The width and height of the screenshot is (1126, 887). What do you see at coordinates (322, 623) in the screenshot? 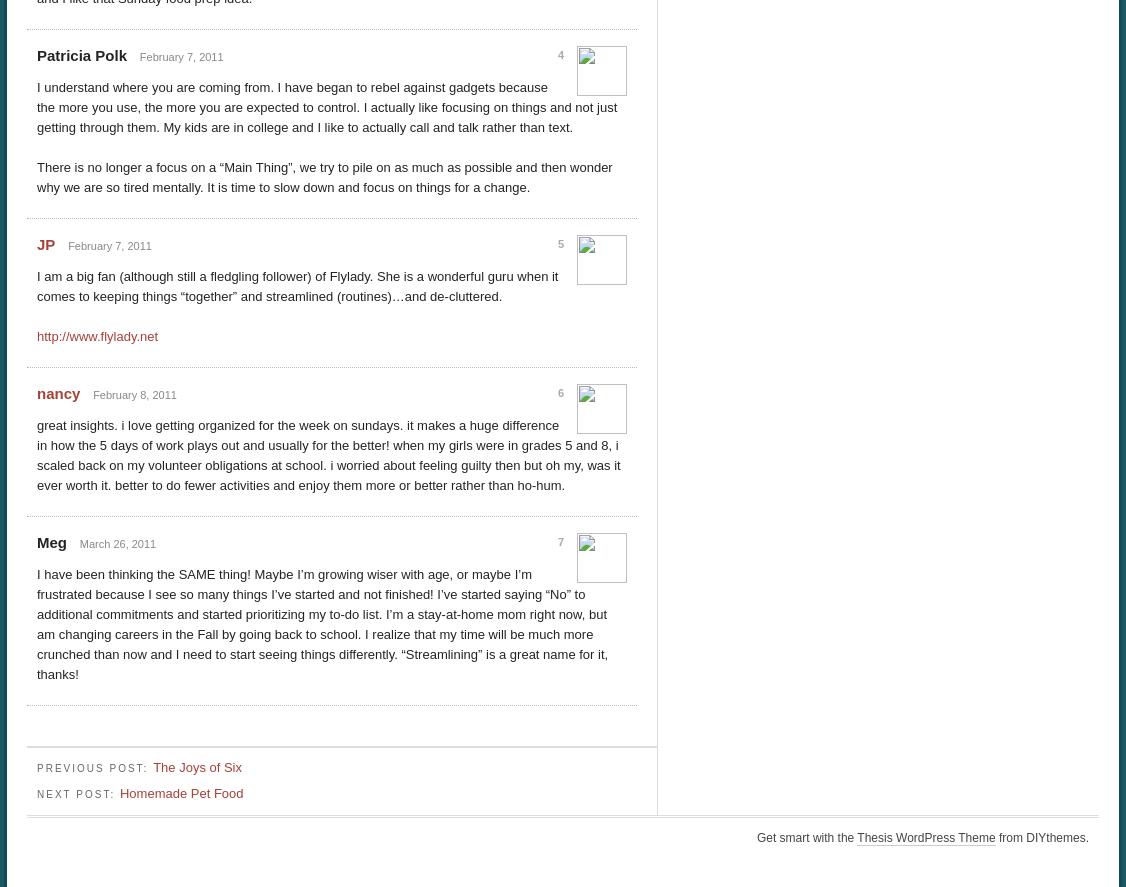
I see `'I have been thinking the SAME thing!  Maybe I’m growing wiser with age, or maybe I’m frustrated because I see so many things I’ve started and not finished!  I’ve started saying “No” to additional commitments and started prioritizing my to-do list.  I’m a stay-at-home mom right now, but am changing careers in the Fall by going back to school.  I realize that my time will be much more crunched than now and I need to start seeing things differently.  “Streamlining” is a great name for it, thanks!'` at bounding box center [322, 623].